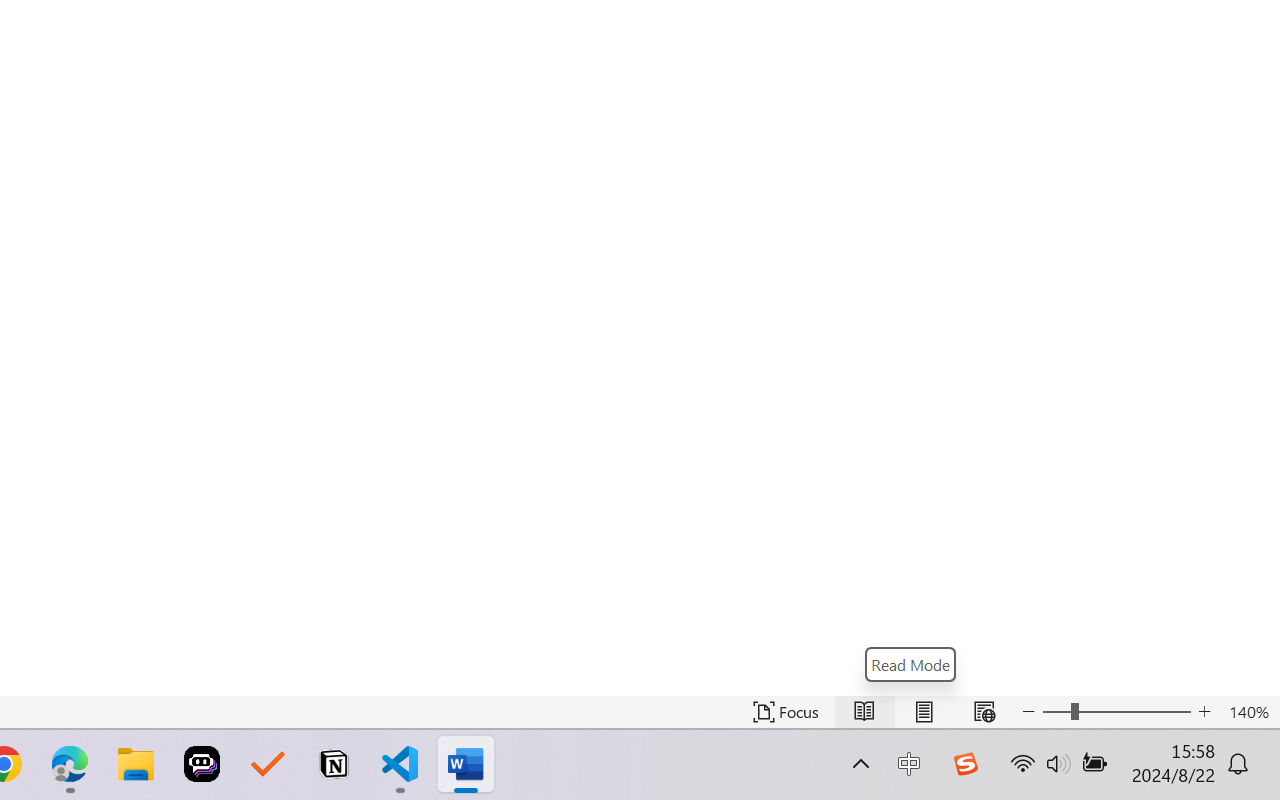 Image resolution: width=1280 pixels, height=800 pixels. What do you see at coordinates (923, 711) in the screenshot?
I see `'Print Layout'` at bounding box center [923, 711].